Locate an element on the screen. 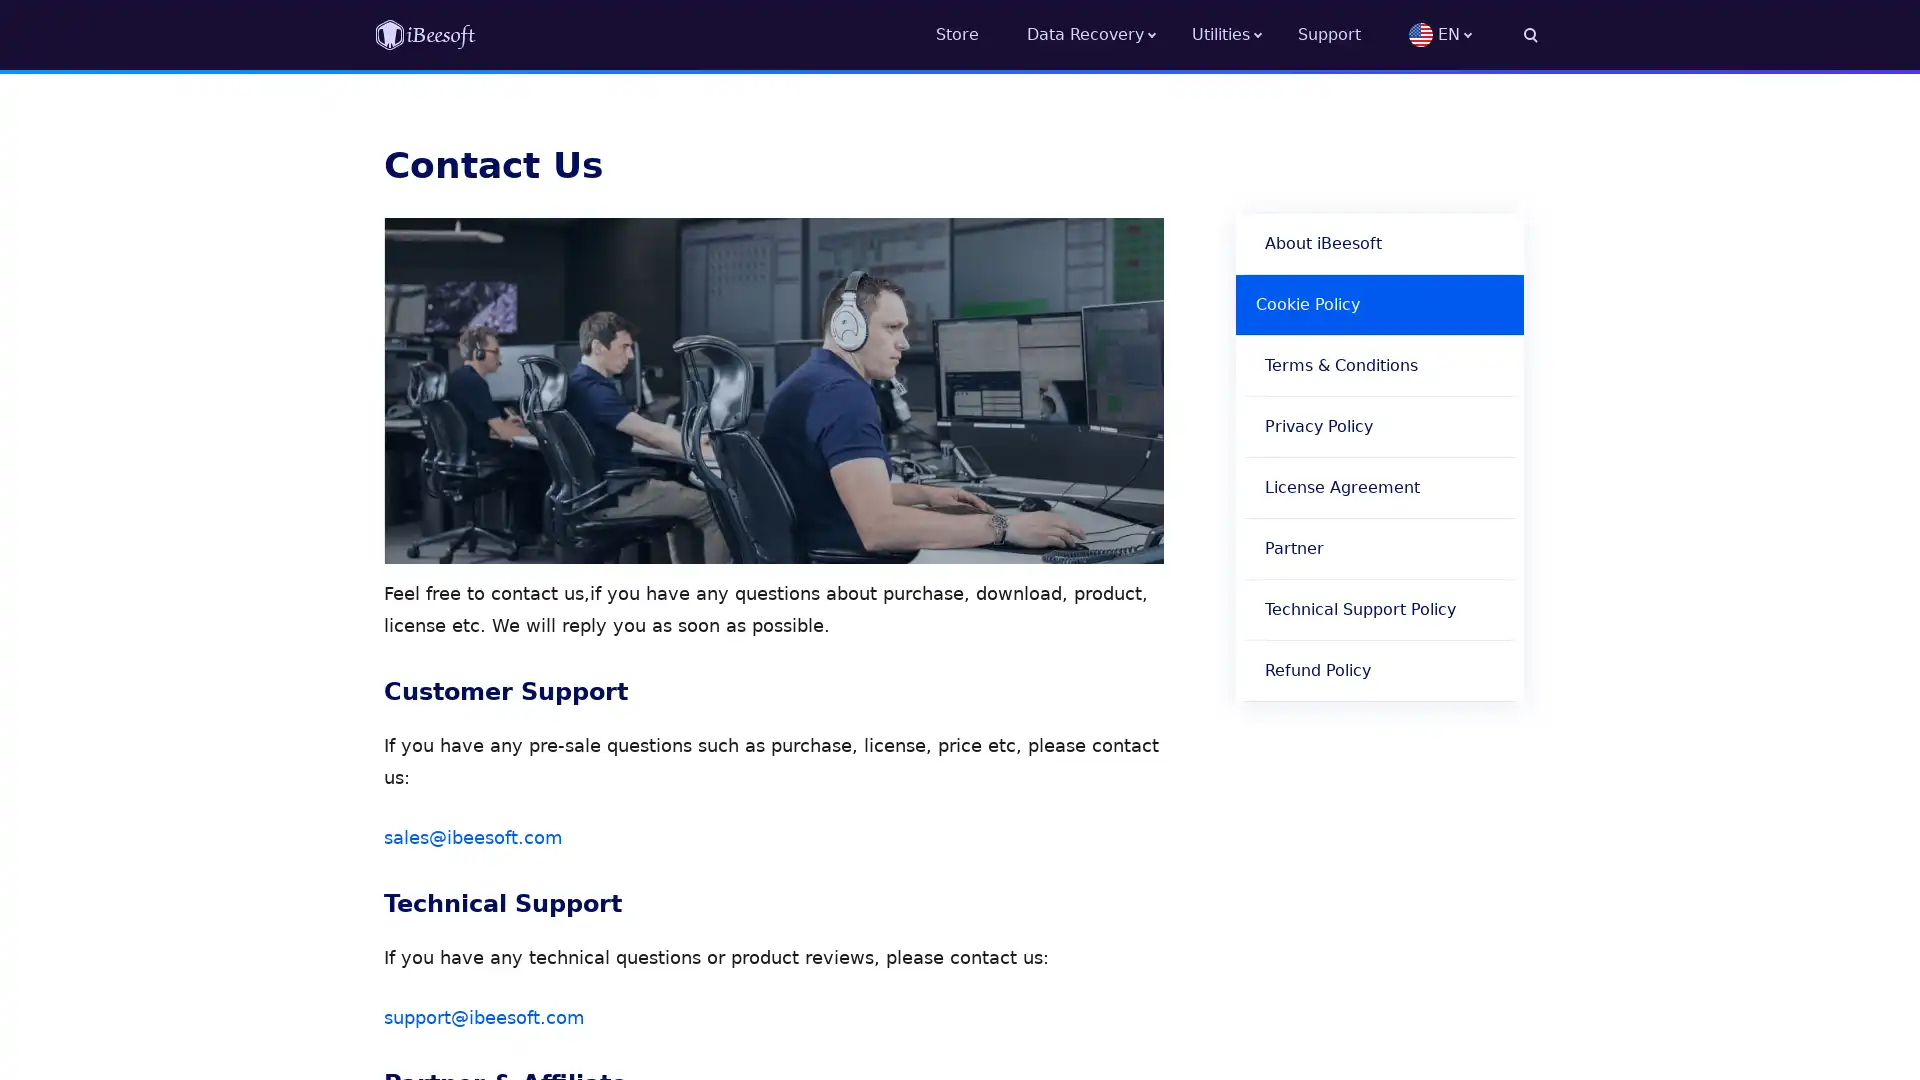  products is located at coordinates (1108, 34).